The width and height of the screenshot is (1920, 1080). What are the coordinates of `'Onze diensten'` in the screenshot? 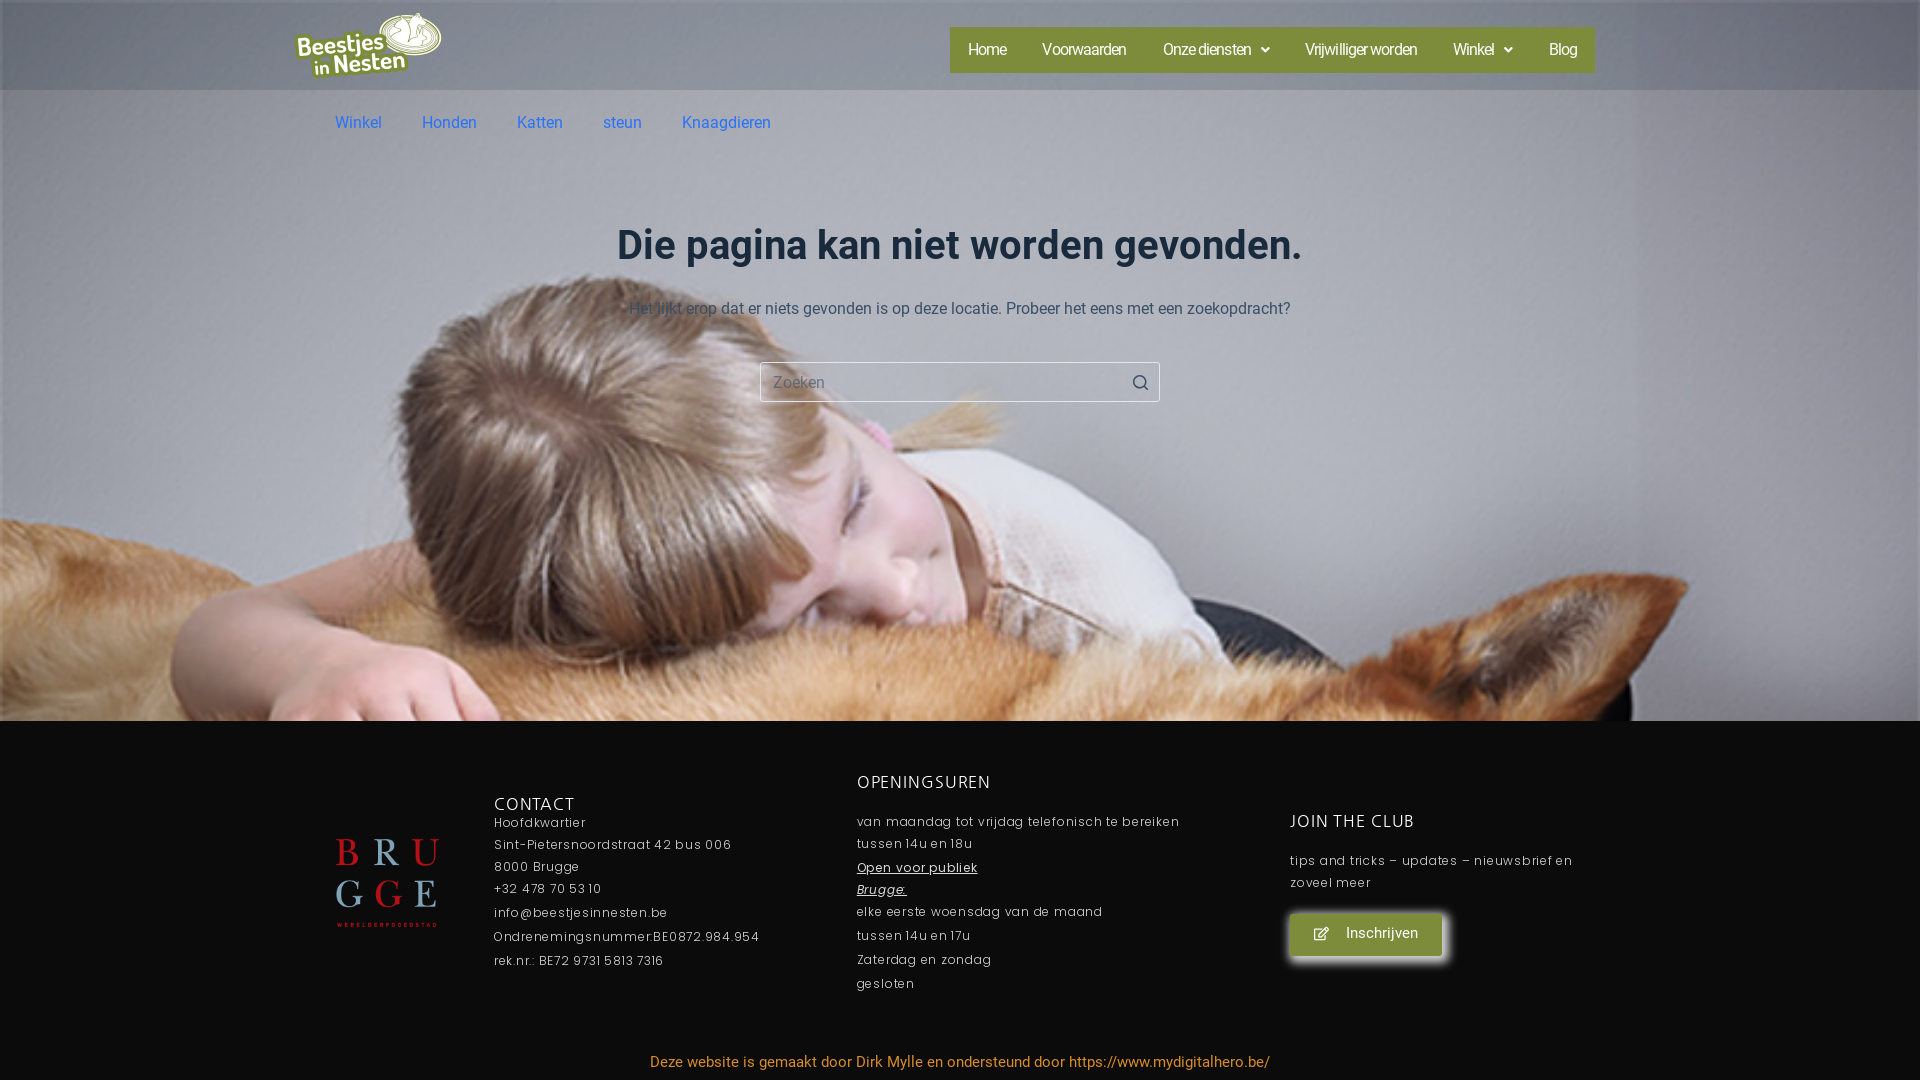 It's located at (1214, 49).